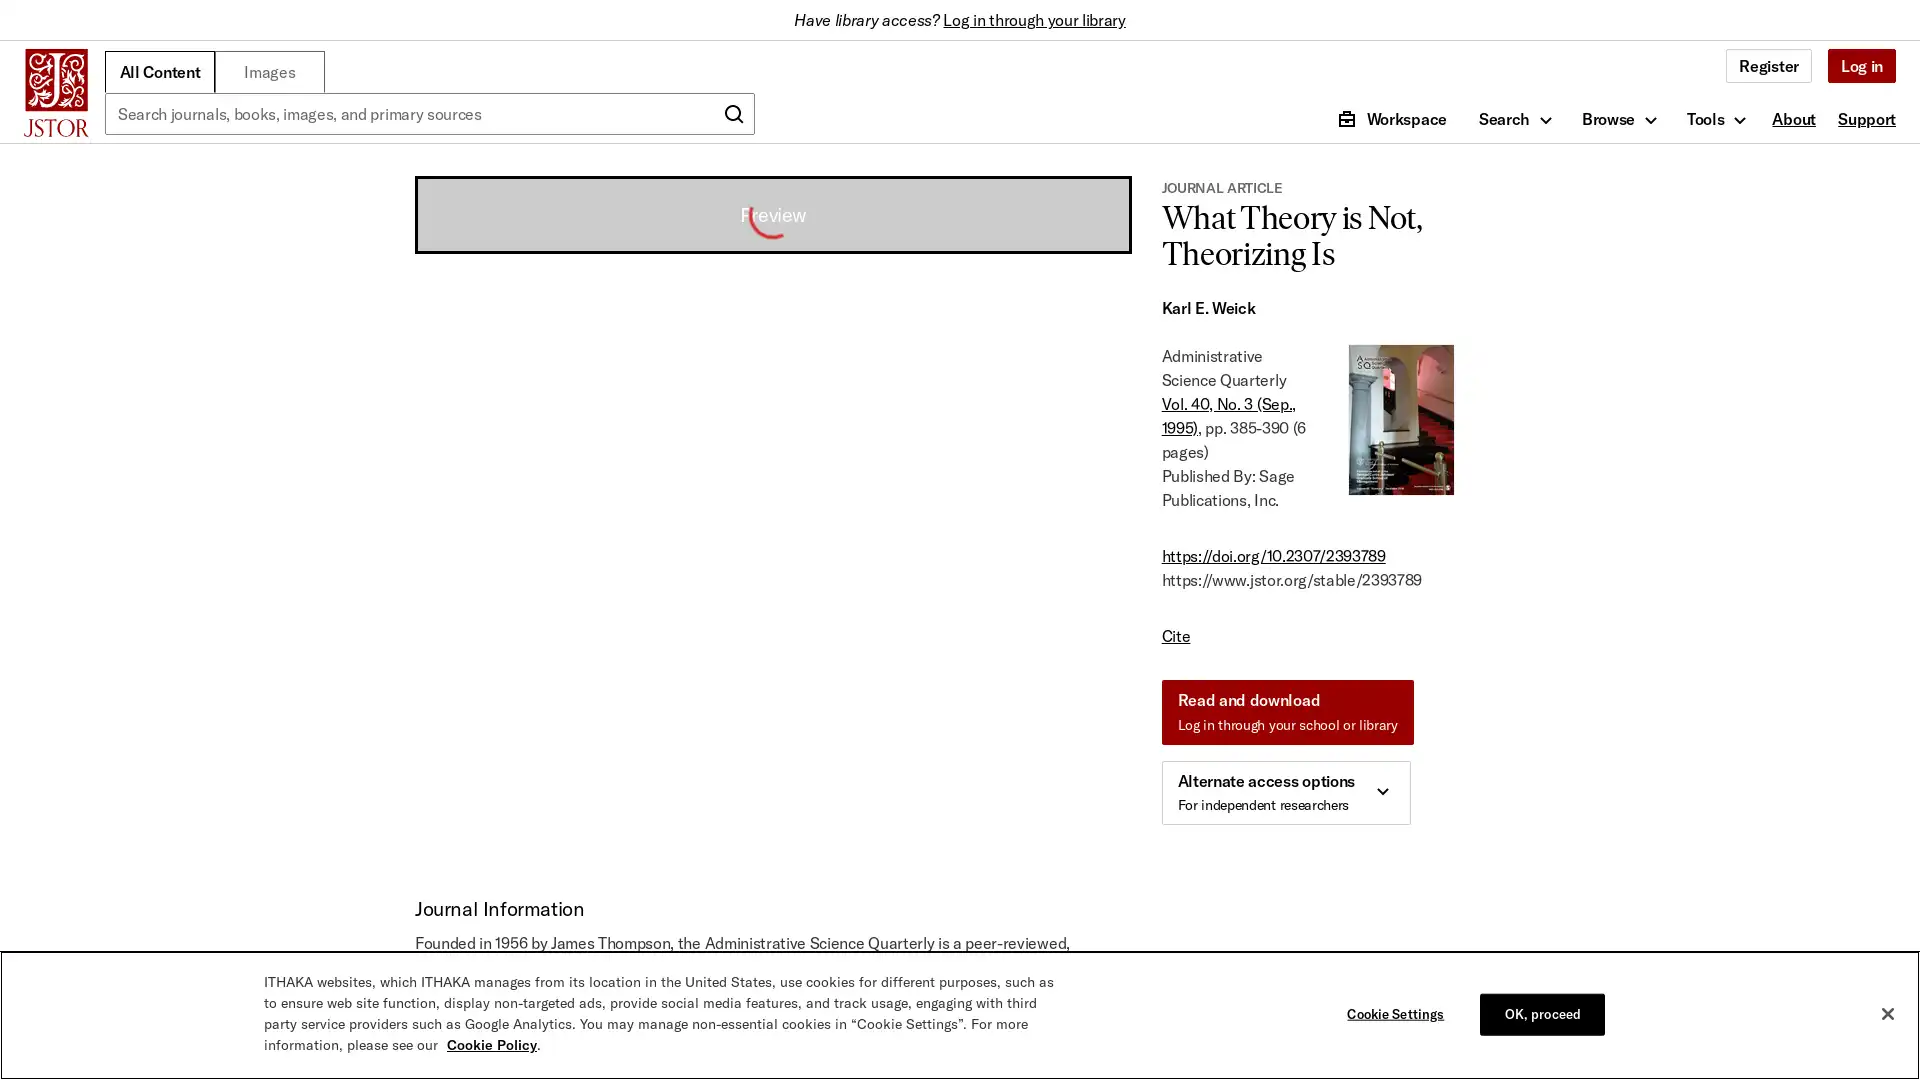 The image size is (1920, 1080). Describe the element at coordinates (1285, 792) in the screenshot. I see `Alternate access options For independent researchers` at that location.